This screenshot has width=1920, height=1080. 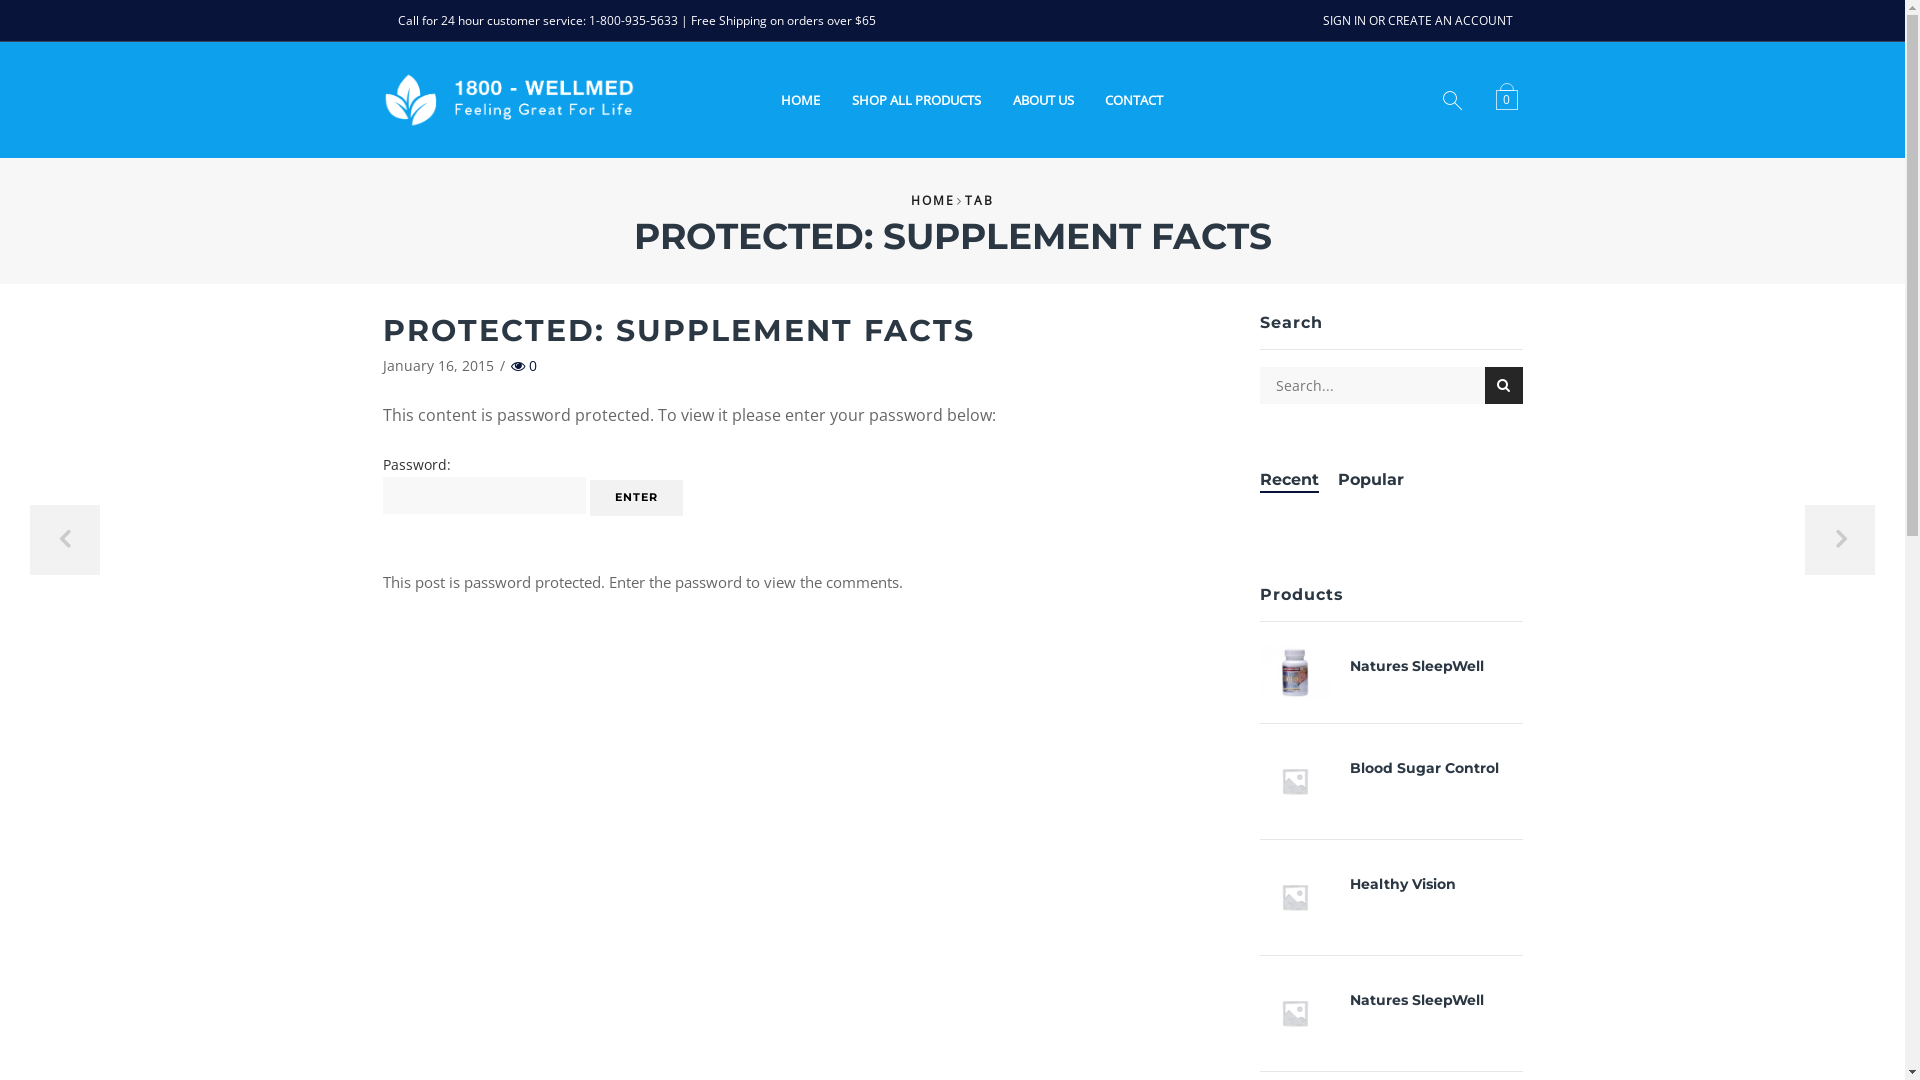 What do you see at coordinates (1370, 480) in the screenshot?
I see `'Popular'` at bounding box center [1370, 480].